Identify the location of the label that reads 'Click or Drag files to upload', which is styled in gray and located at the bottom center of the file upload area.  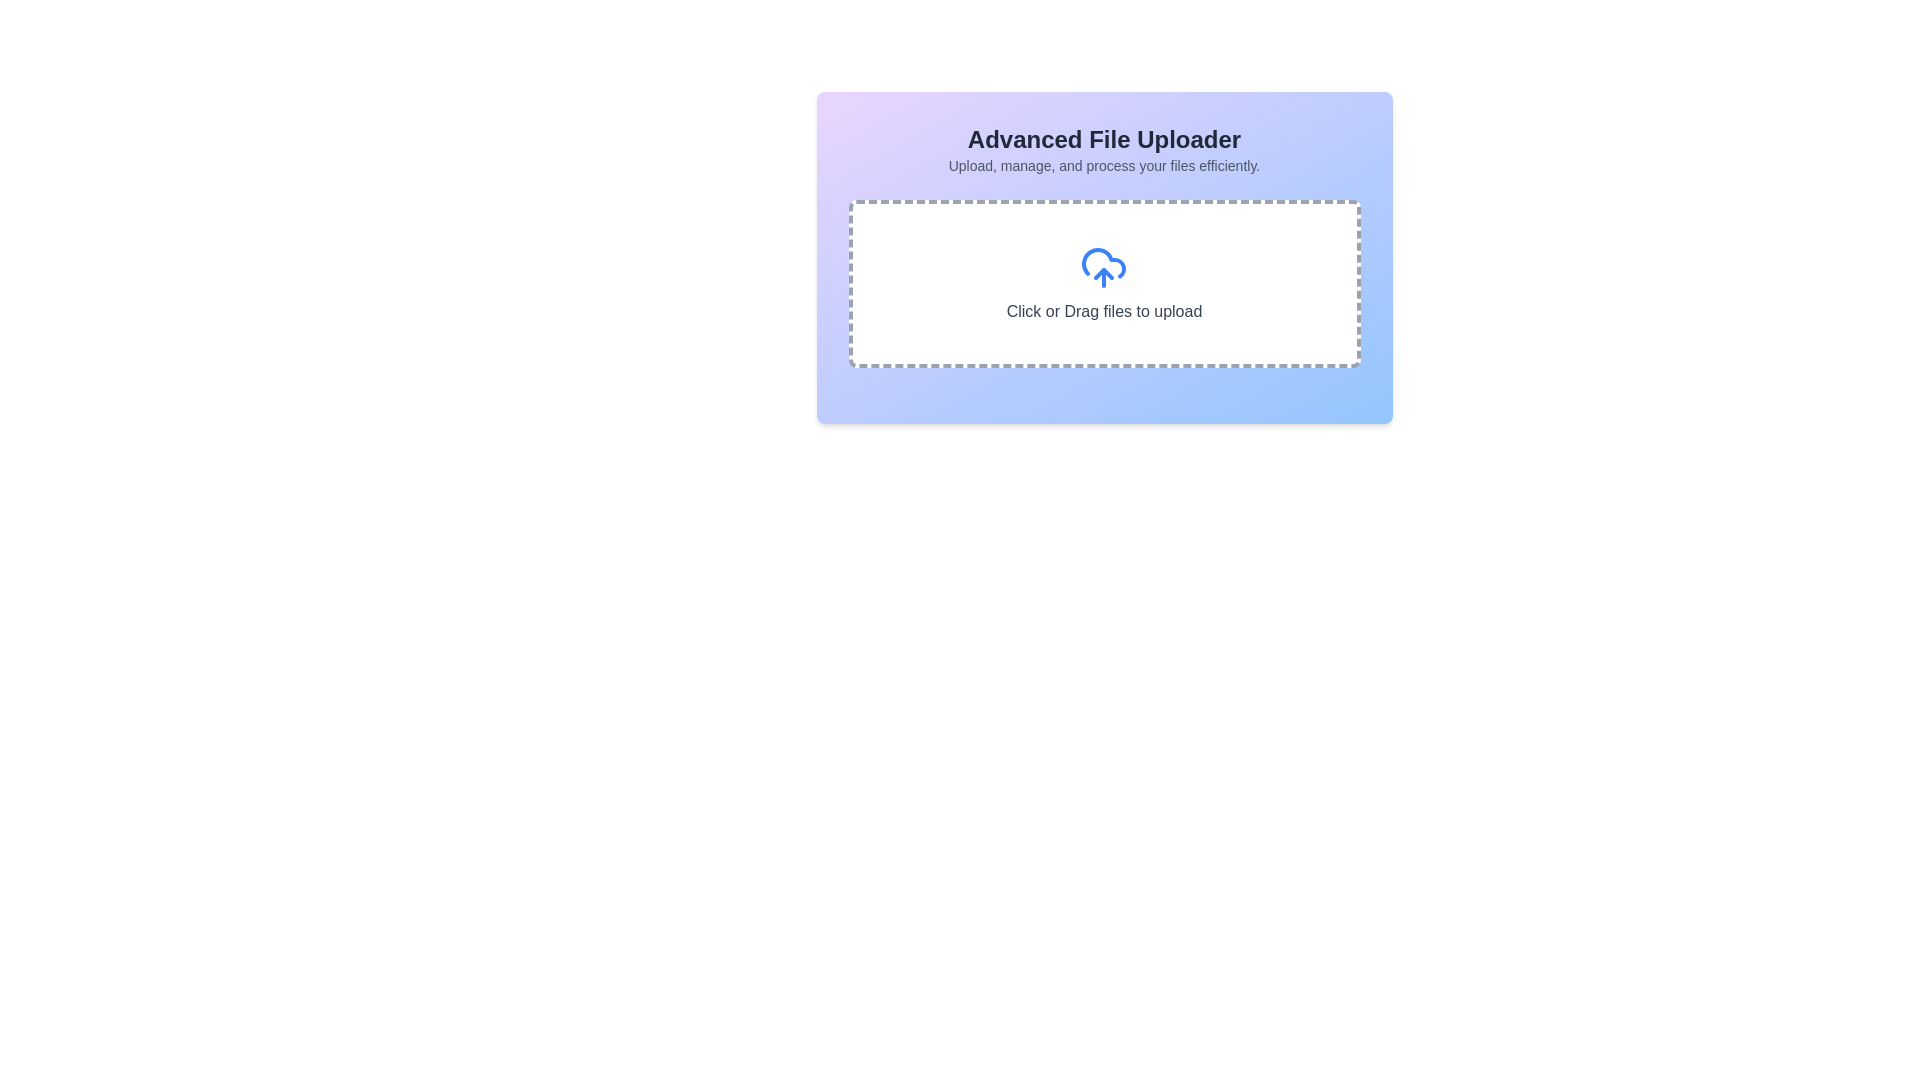
(1103, 311).